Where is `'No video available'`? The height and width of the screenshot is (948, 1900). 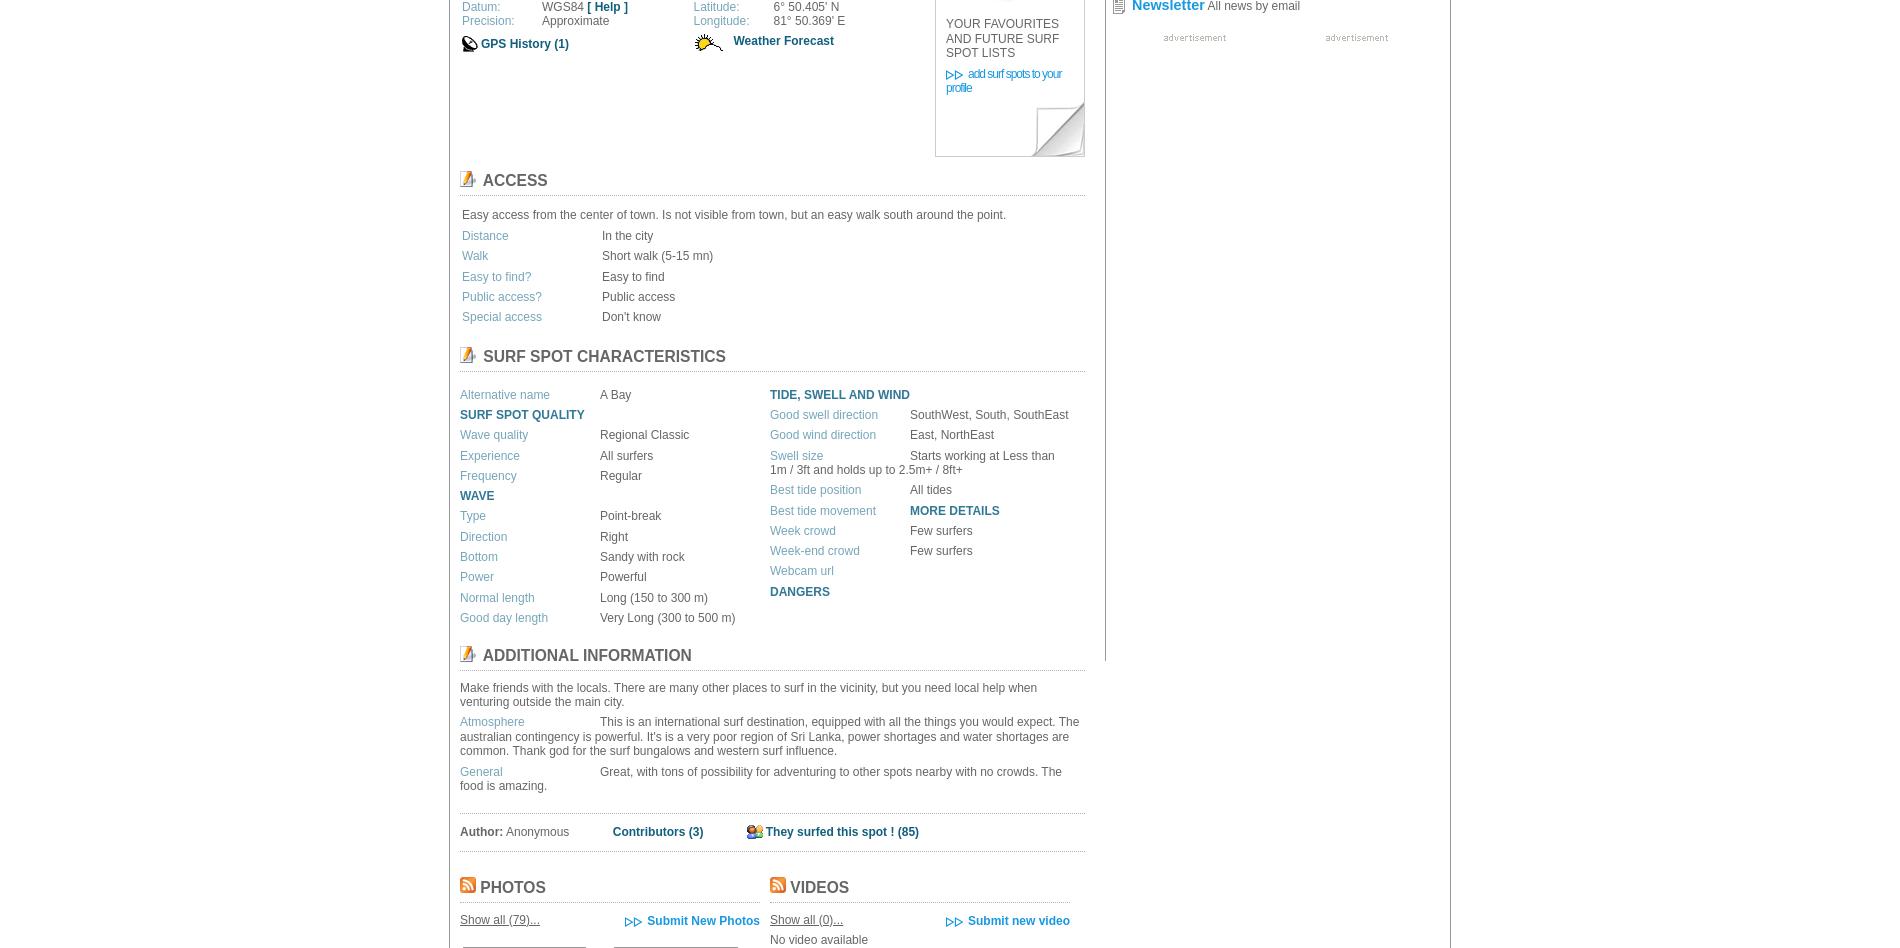 'No video available' is located at coordinates (818, 939).